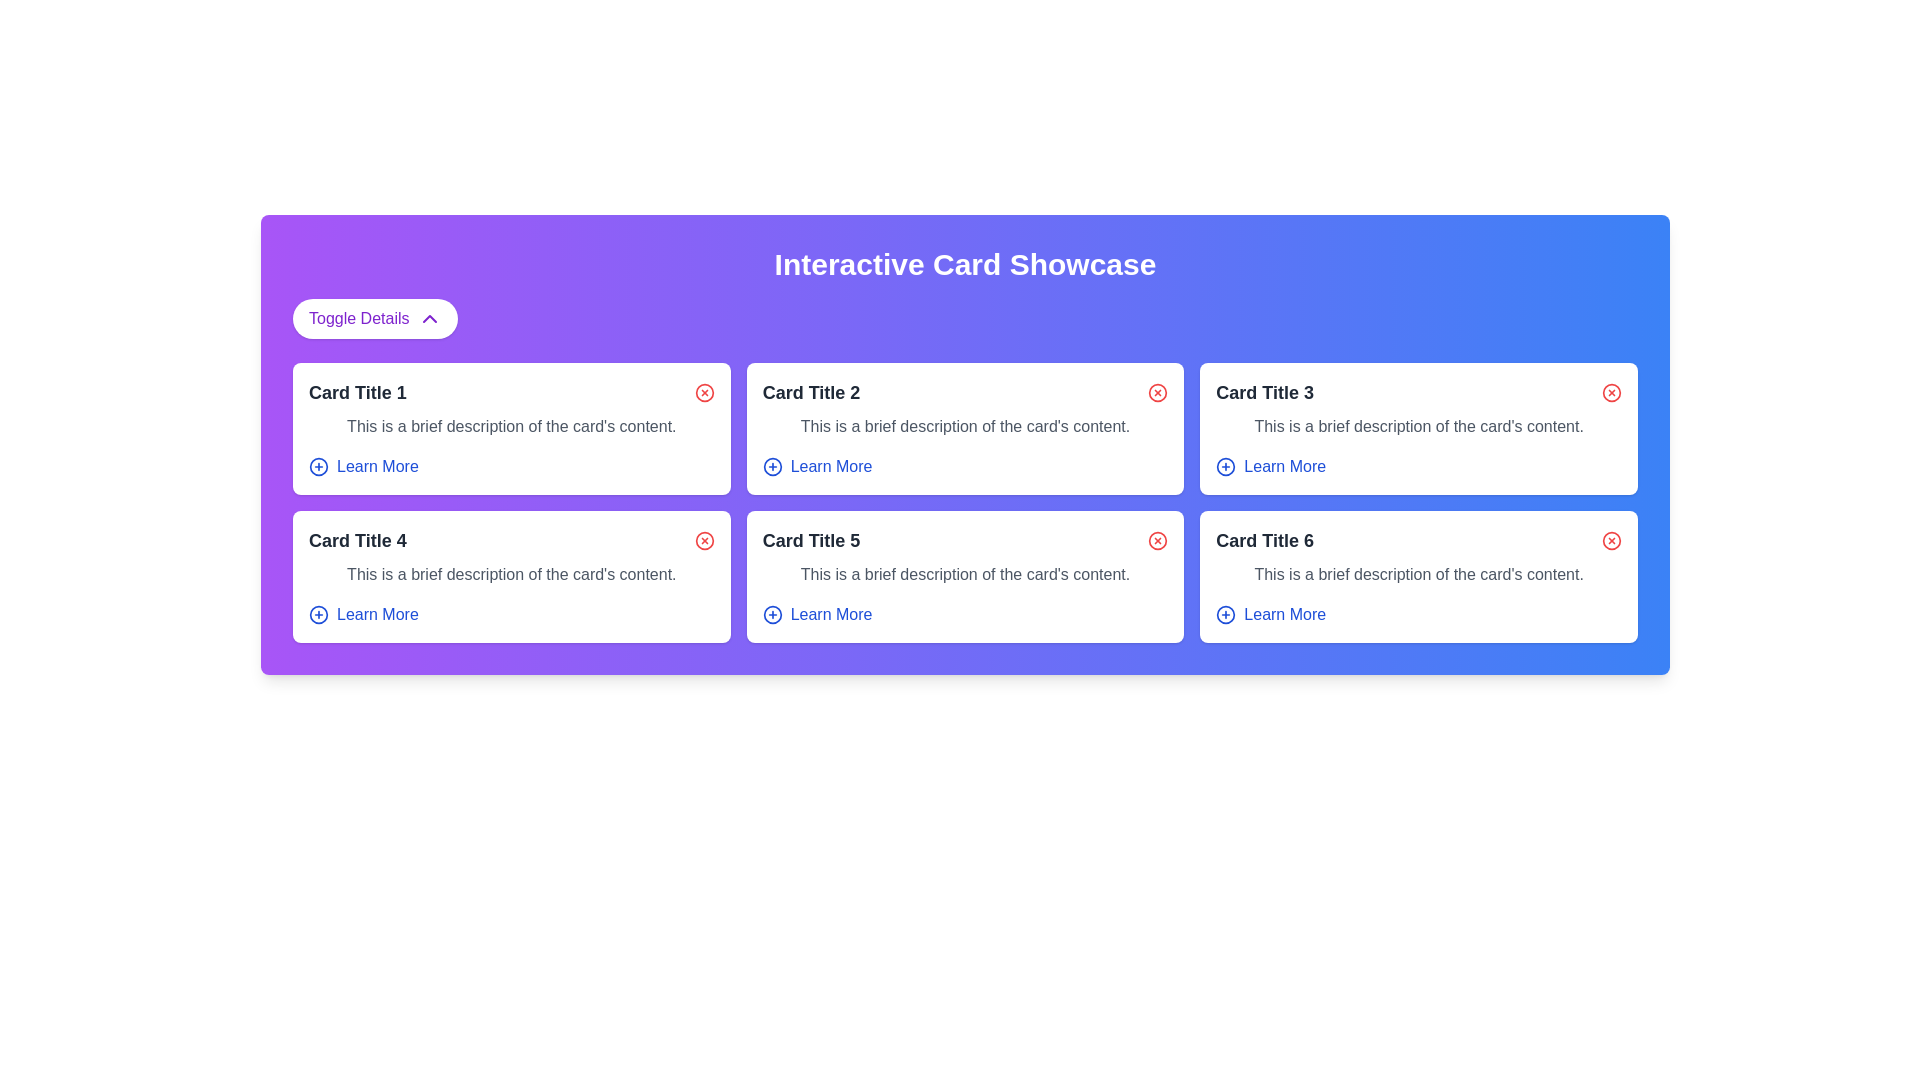 The width and height of the screenshot is (1920, 1080). What do you see at coordinates (511, 427) in the screenshot?
I see `the first card in the grid layout to change its background color` at bounding box center [511, 427].